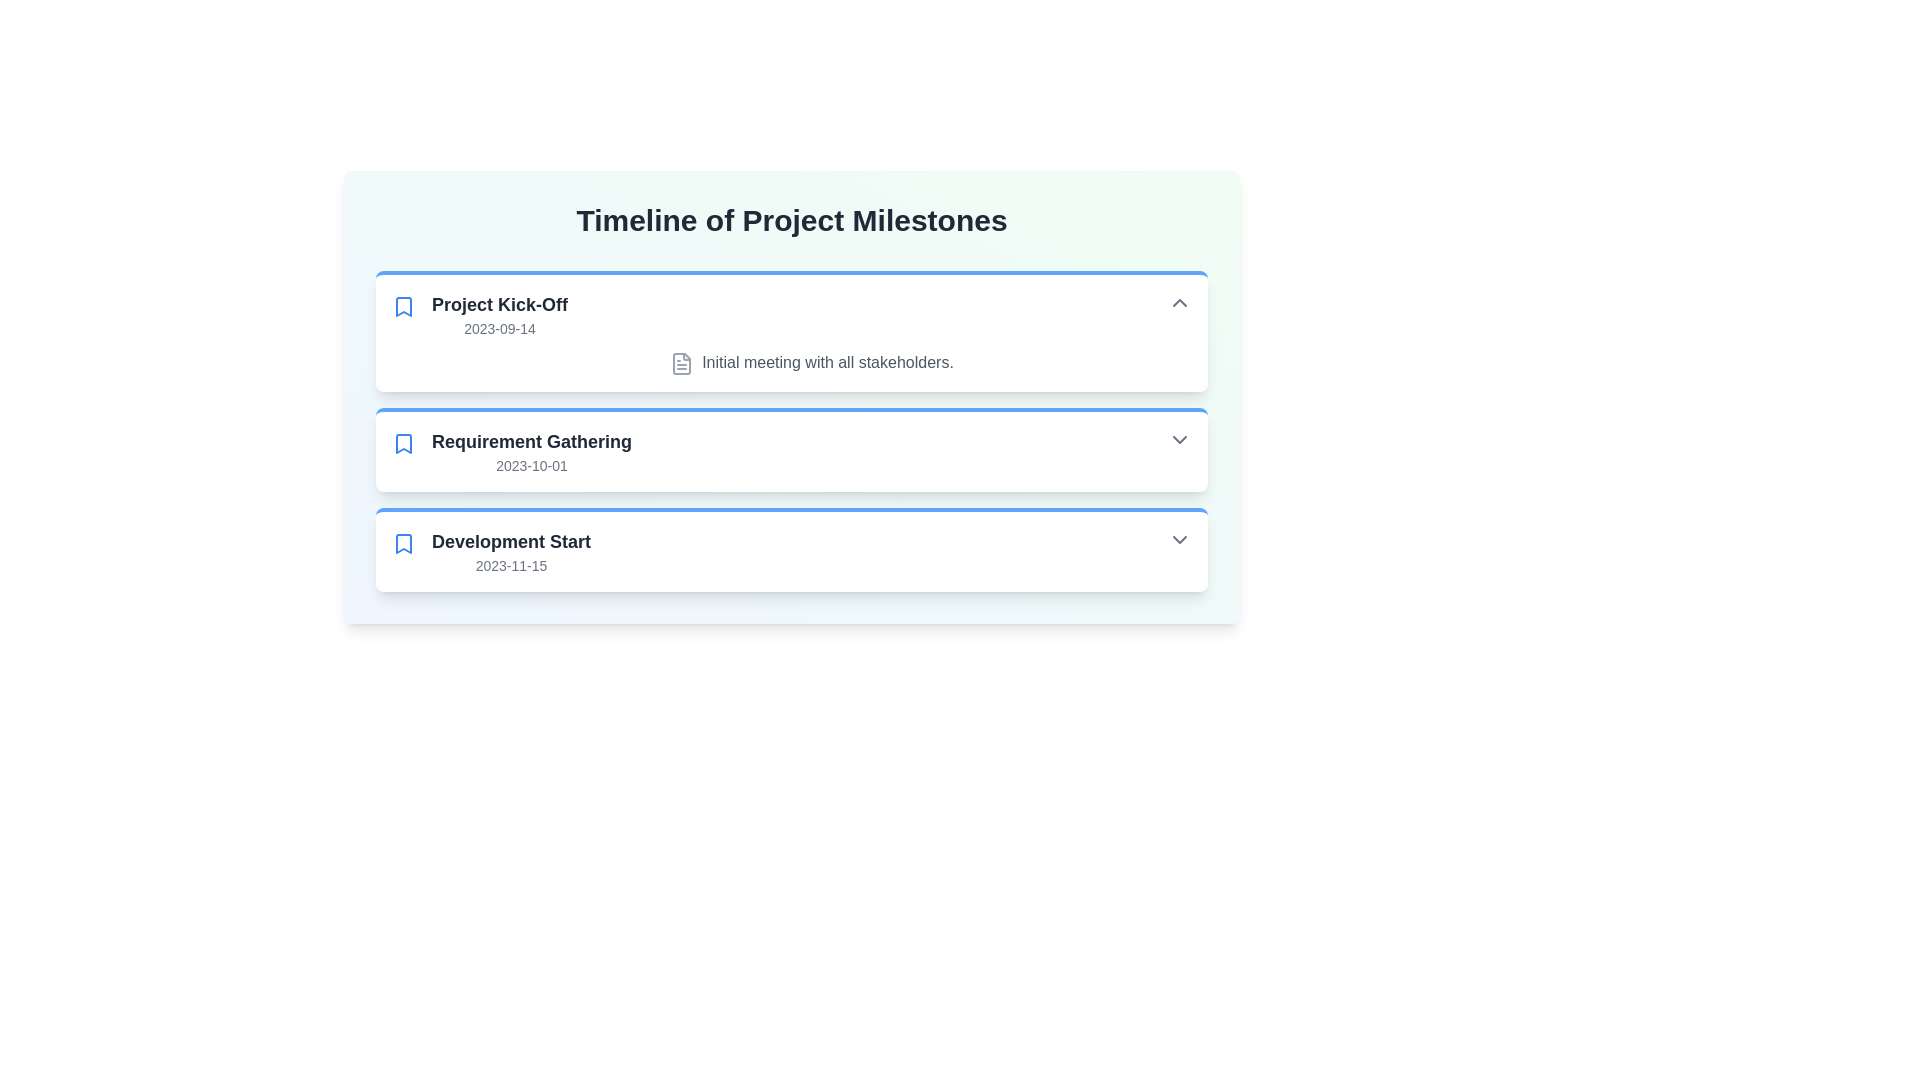  I want to click on the Icon that serves as a visual marker for the 'Development Start' item, which is the third entry under 'Timeline of Project Milestones', so click(402, 543).